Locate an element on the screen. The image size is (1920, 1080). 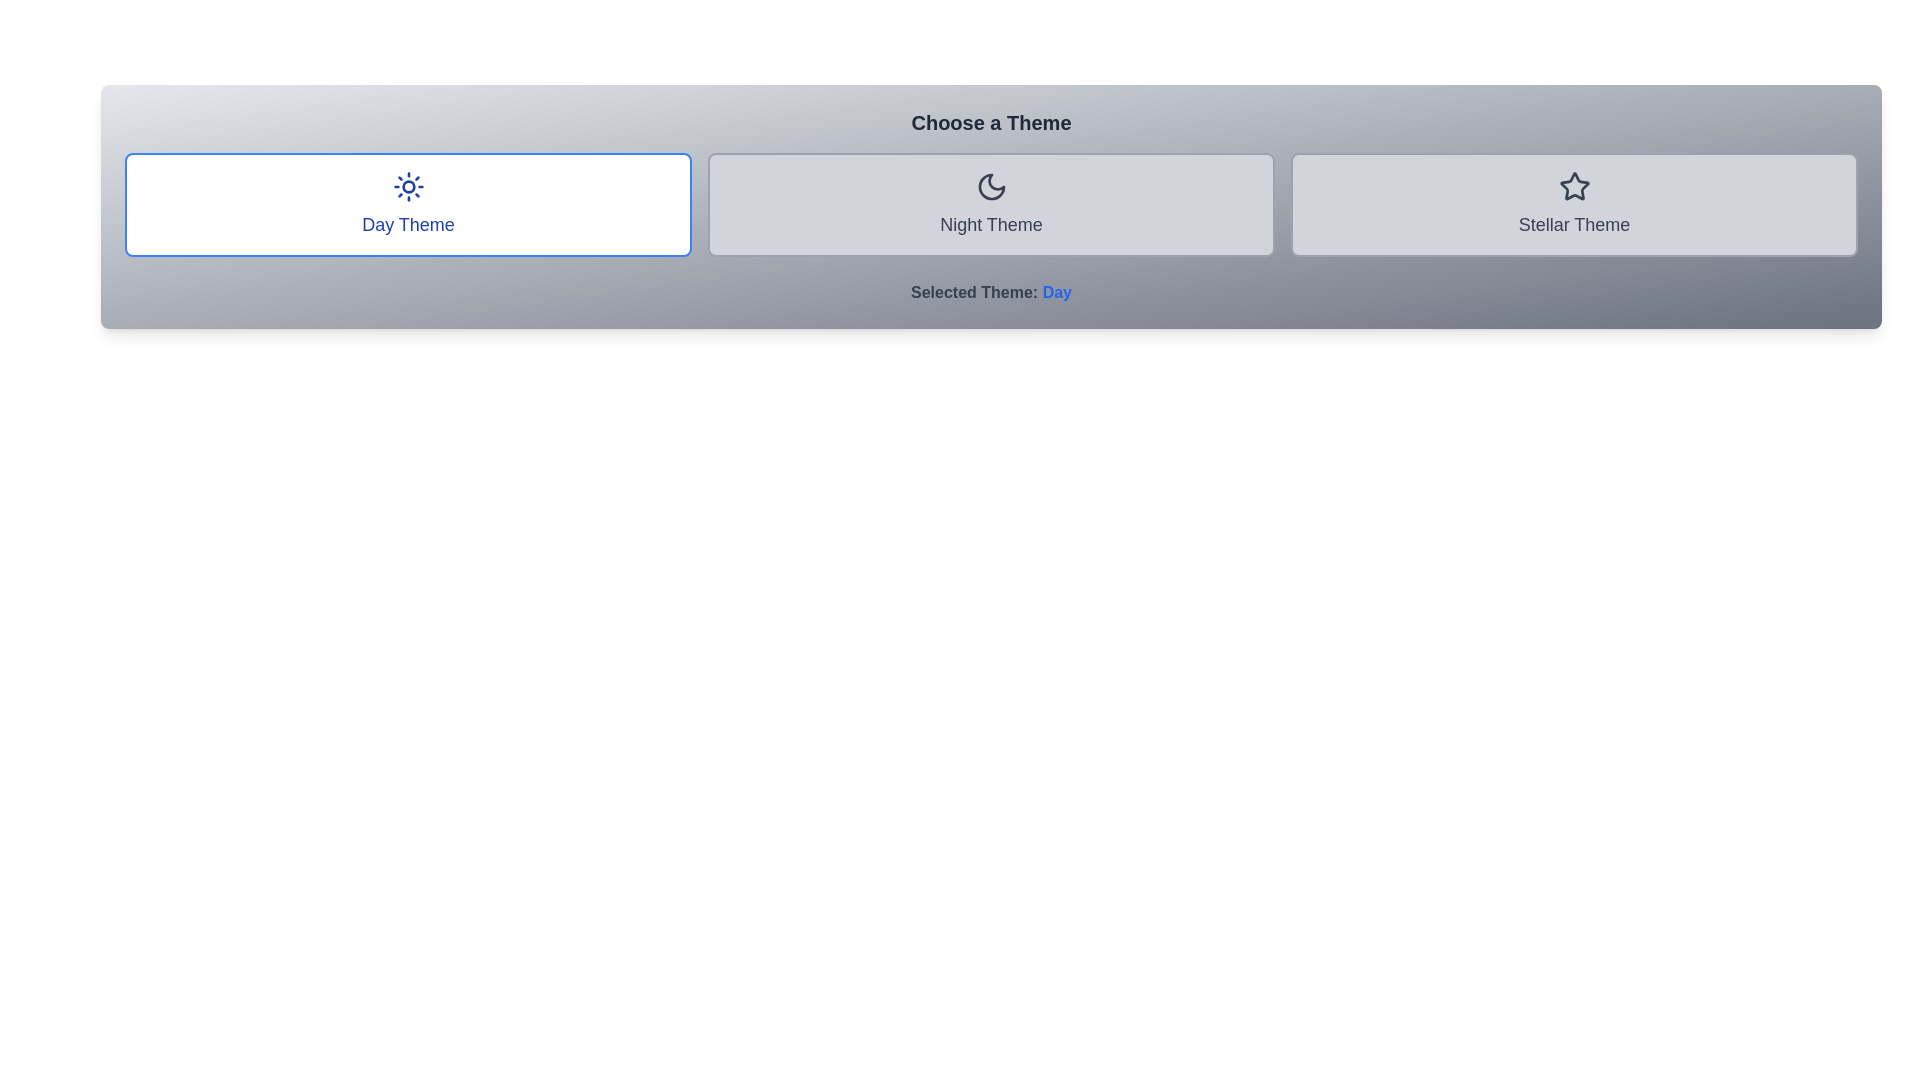
the theme stellar by clicking on its respective button is located at coordinates (1573, 204).